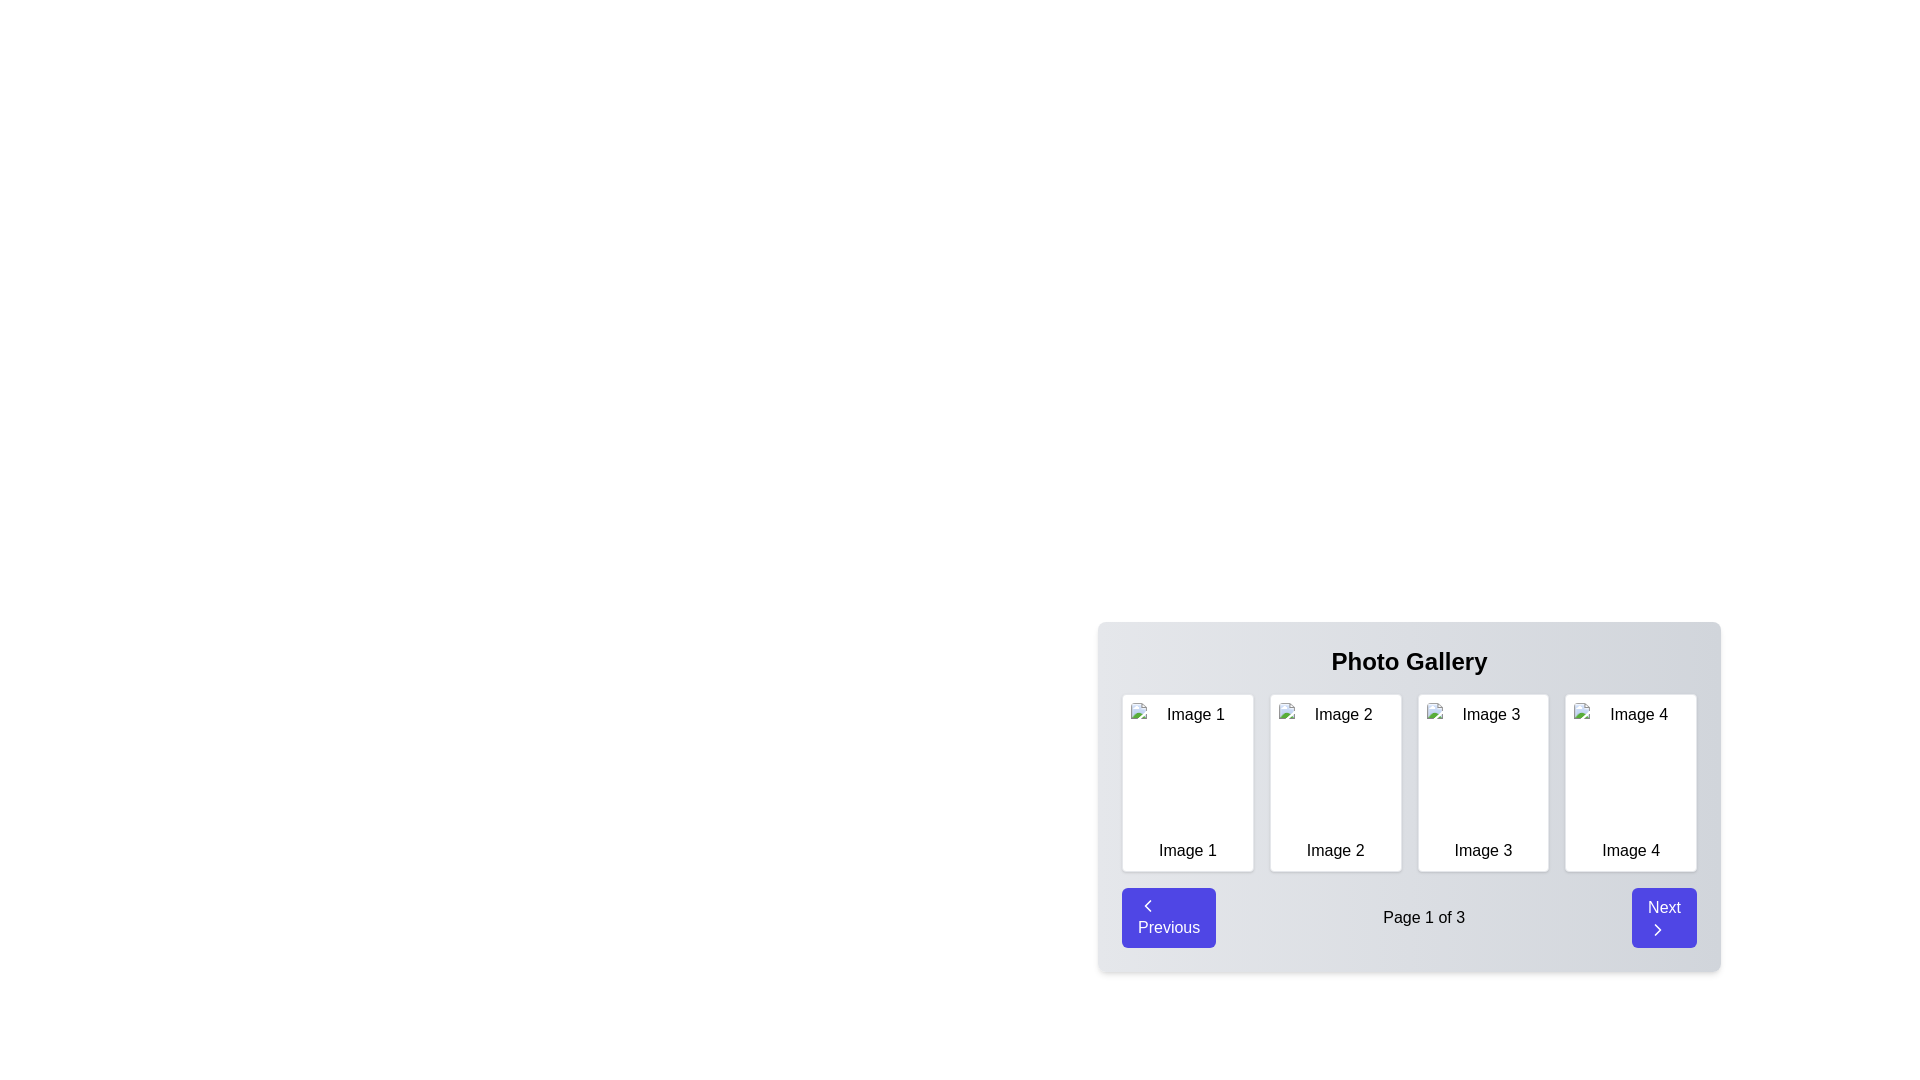 The width and height of the screenshot is (1920, 1080). Describe the element at coordinates (1658, 929) in the screenshot. I see `the right-pointing arrow icon within the 'Next' button` at that location.